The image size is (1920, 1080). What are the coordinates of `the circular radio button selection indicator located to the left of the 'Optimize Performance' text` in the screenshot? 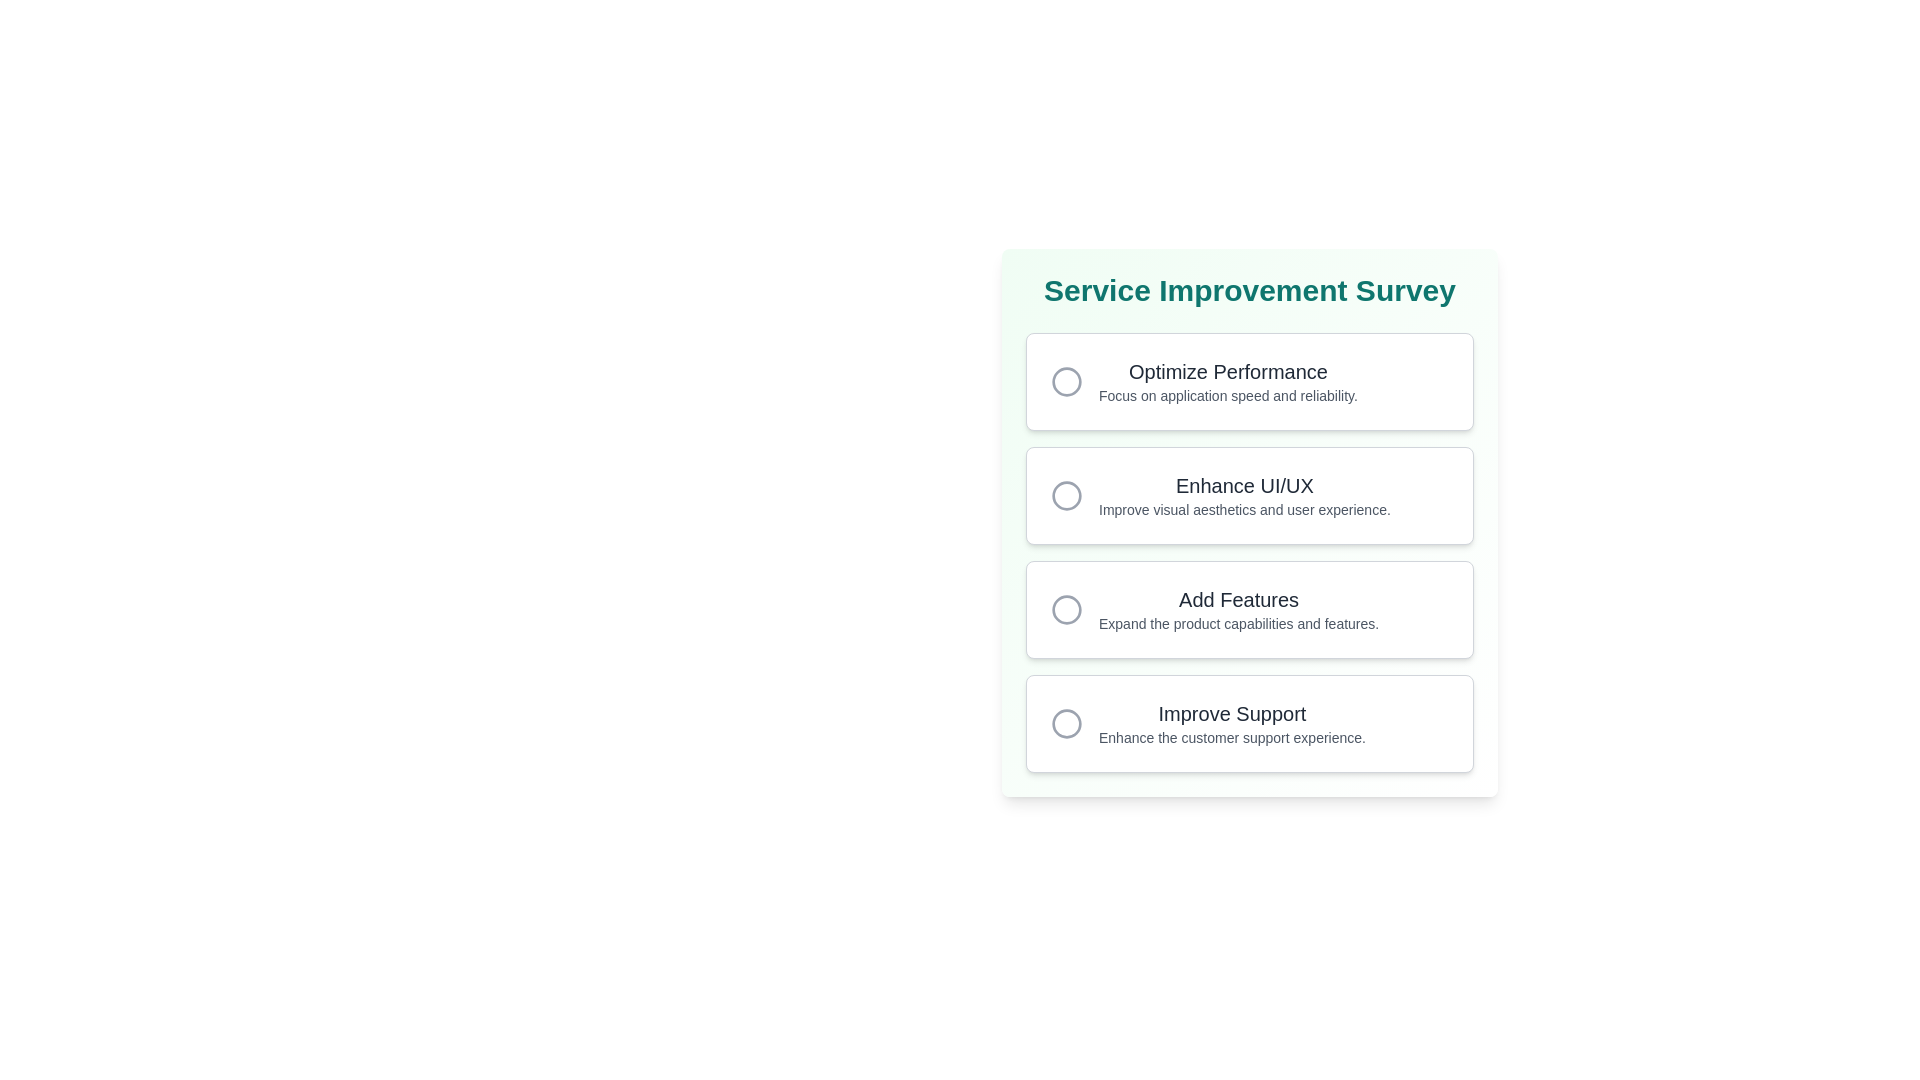 It's located at (1065, 381).